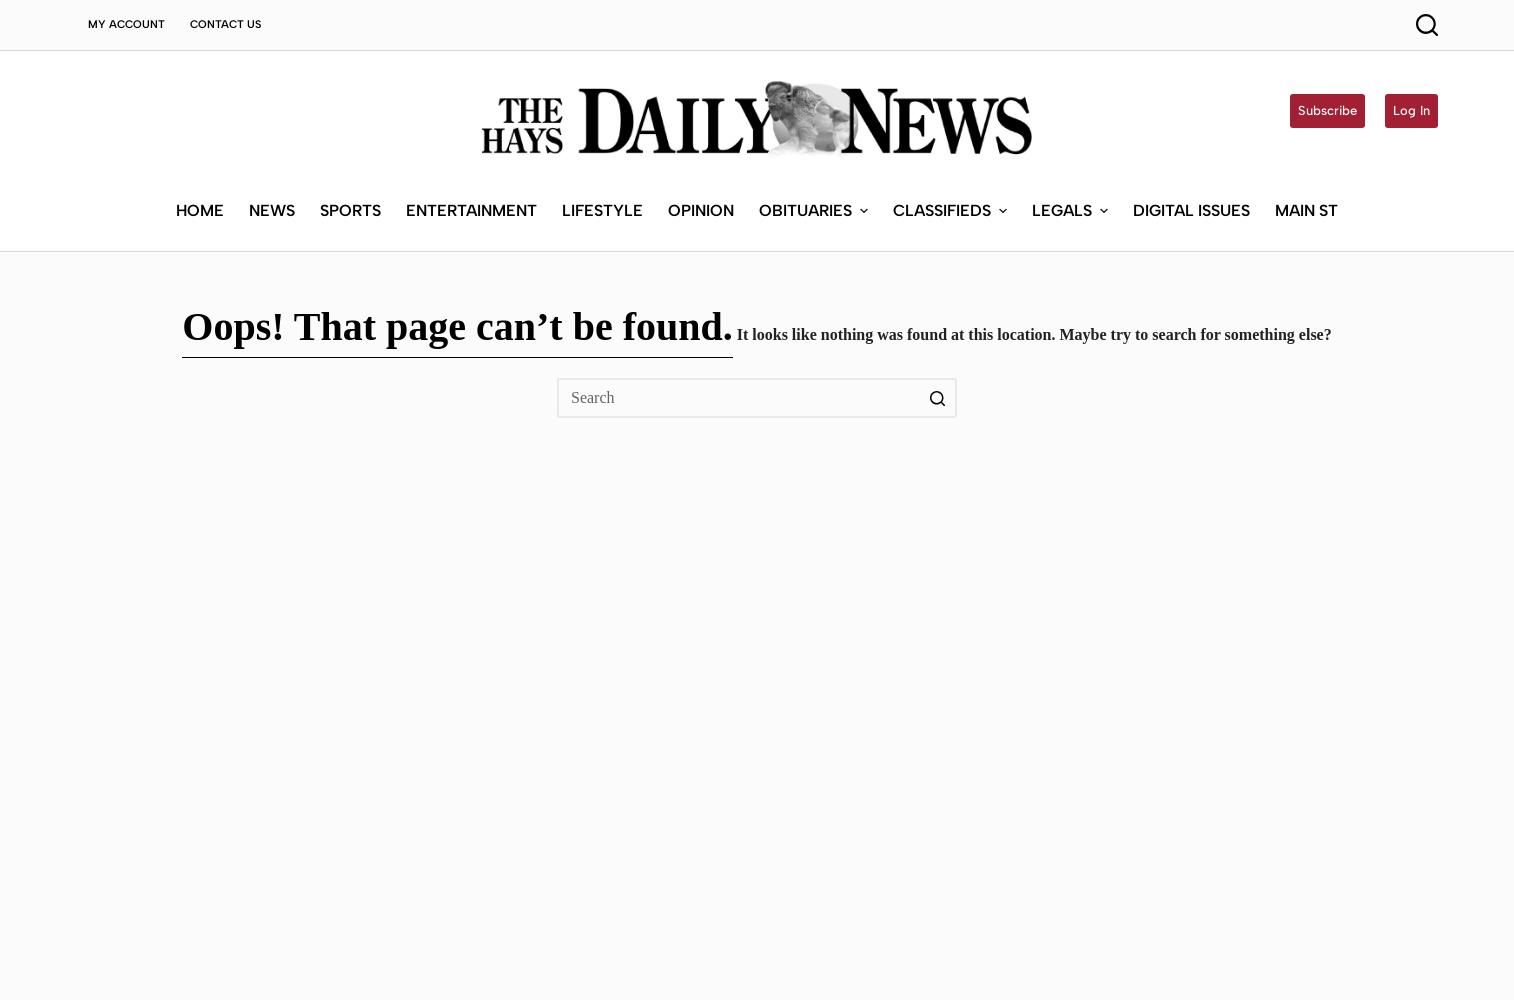  I want to click on 'Oops! That page can’t be found.', so click(456, 325).